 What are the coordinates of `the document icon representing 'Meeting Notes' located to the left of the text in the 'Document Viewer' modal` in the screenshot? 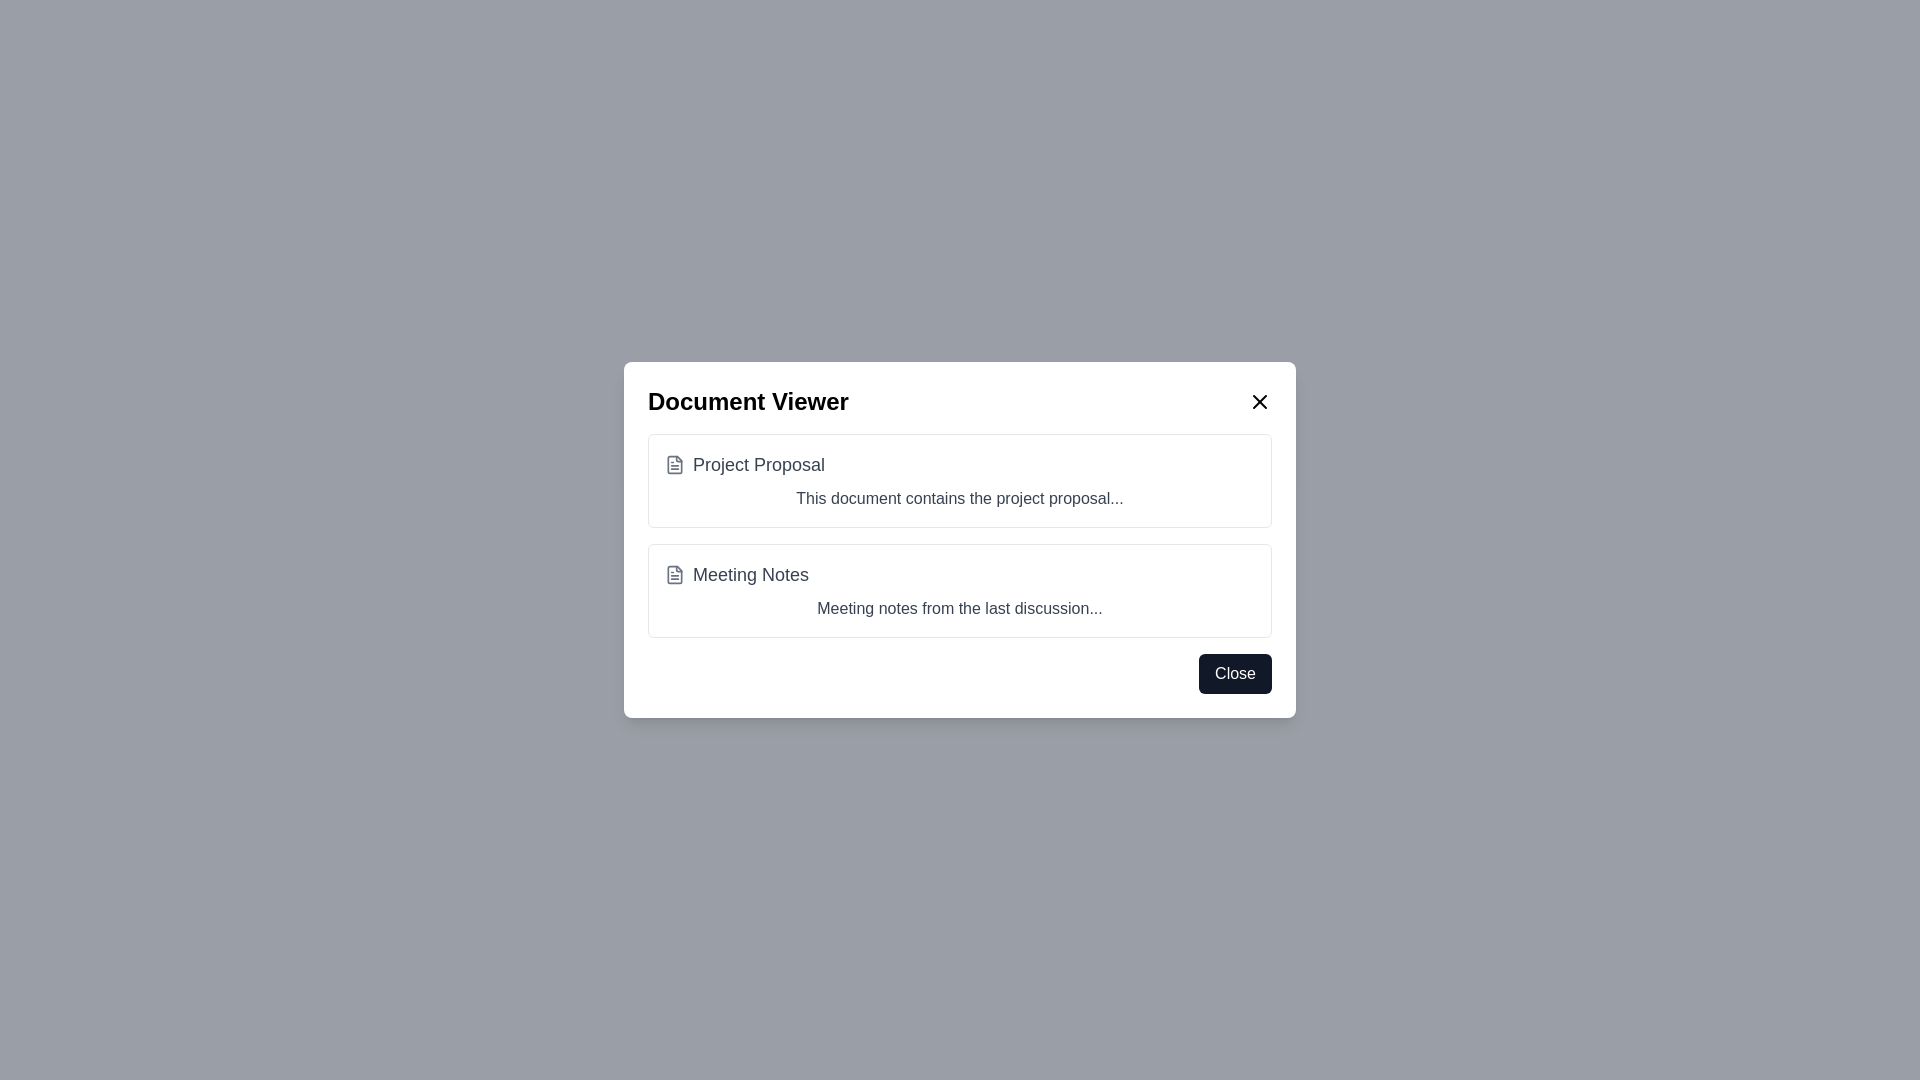 It's located at (675, 574).